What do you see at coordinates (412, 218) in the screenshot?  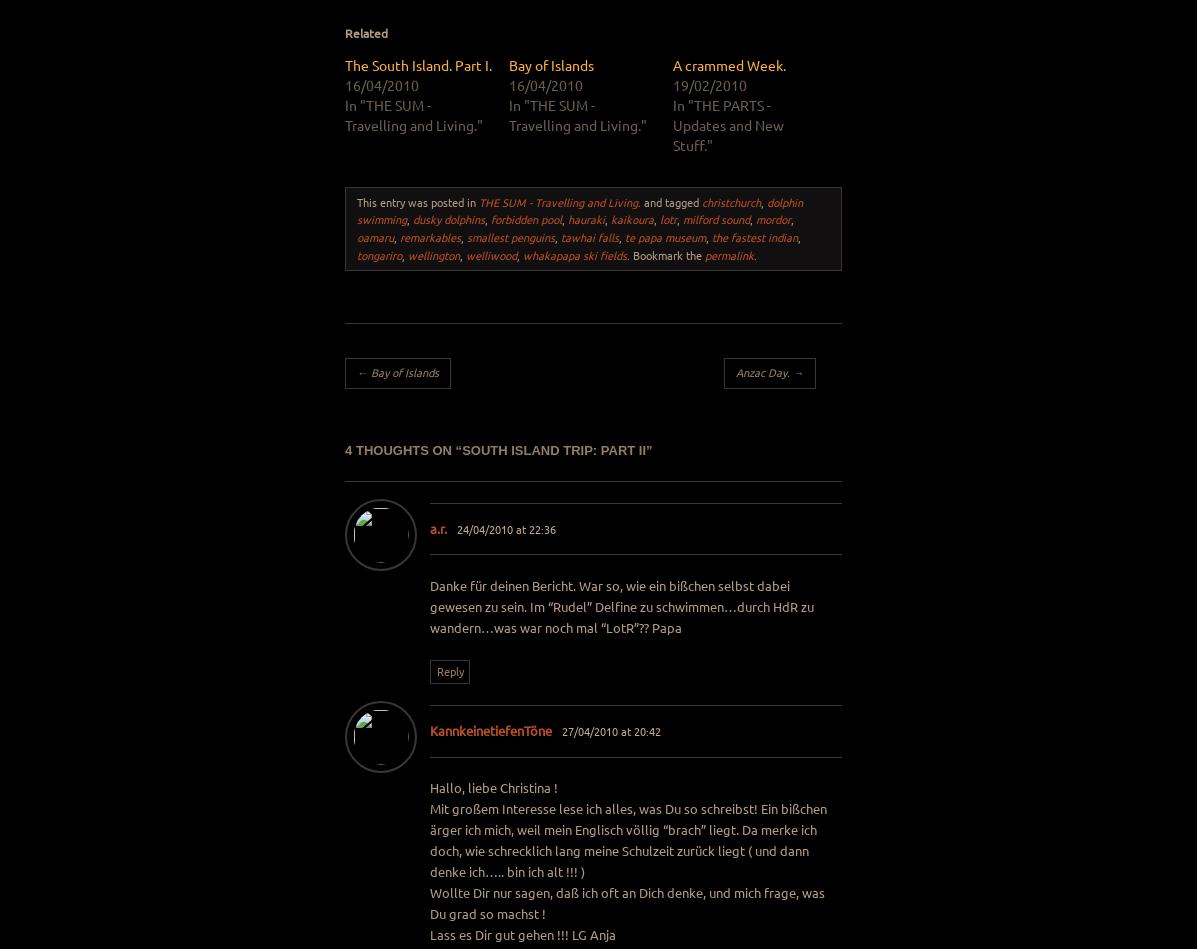 I see `'dusky dolphins'` at bounding box center [412, 218].